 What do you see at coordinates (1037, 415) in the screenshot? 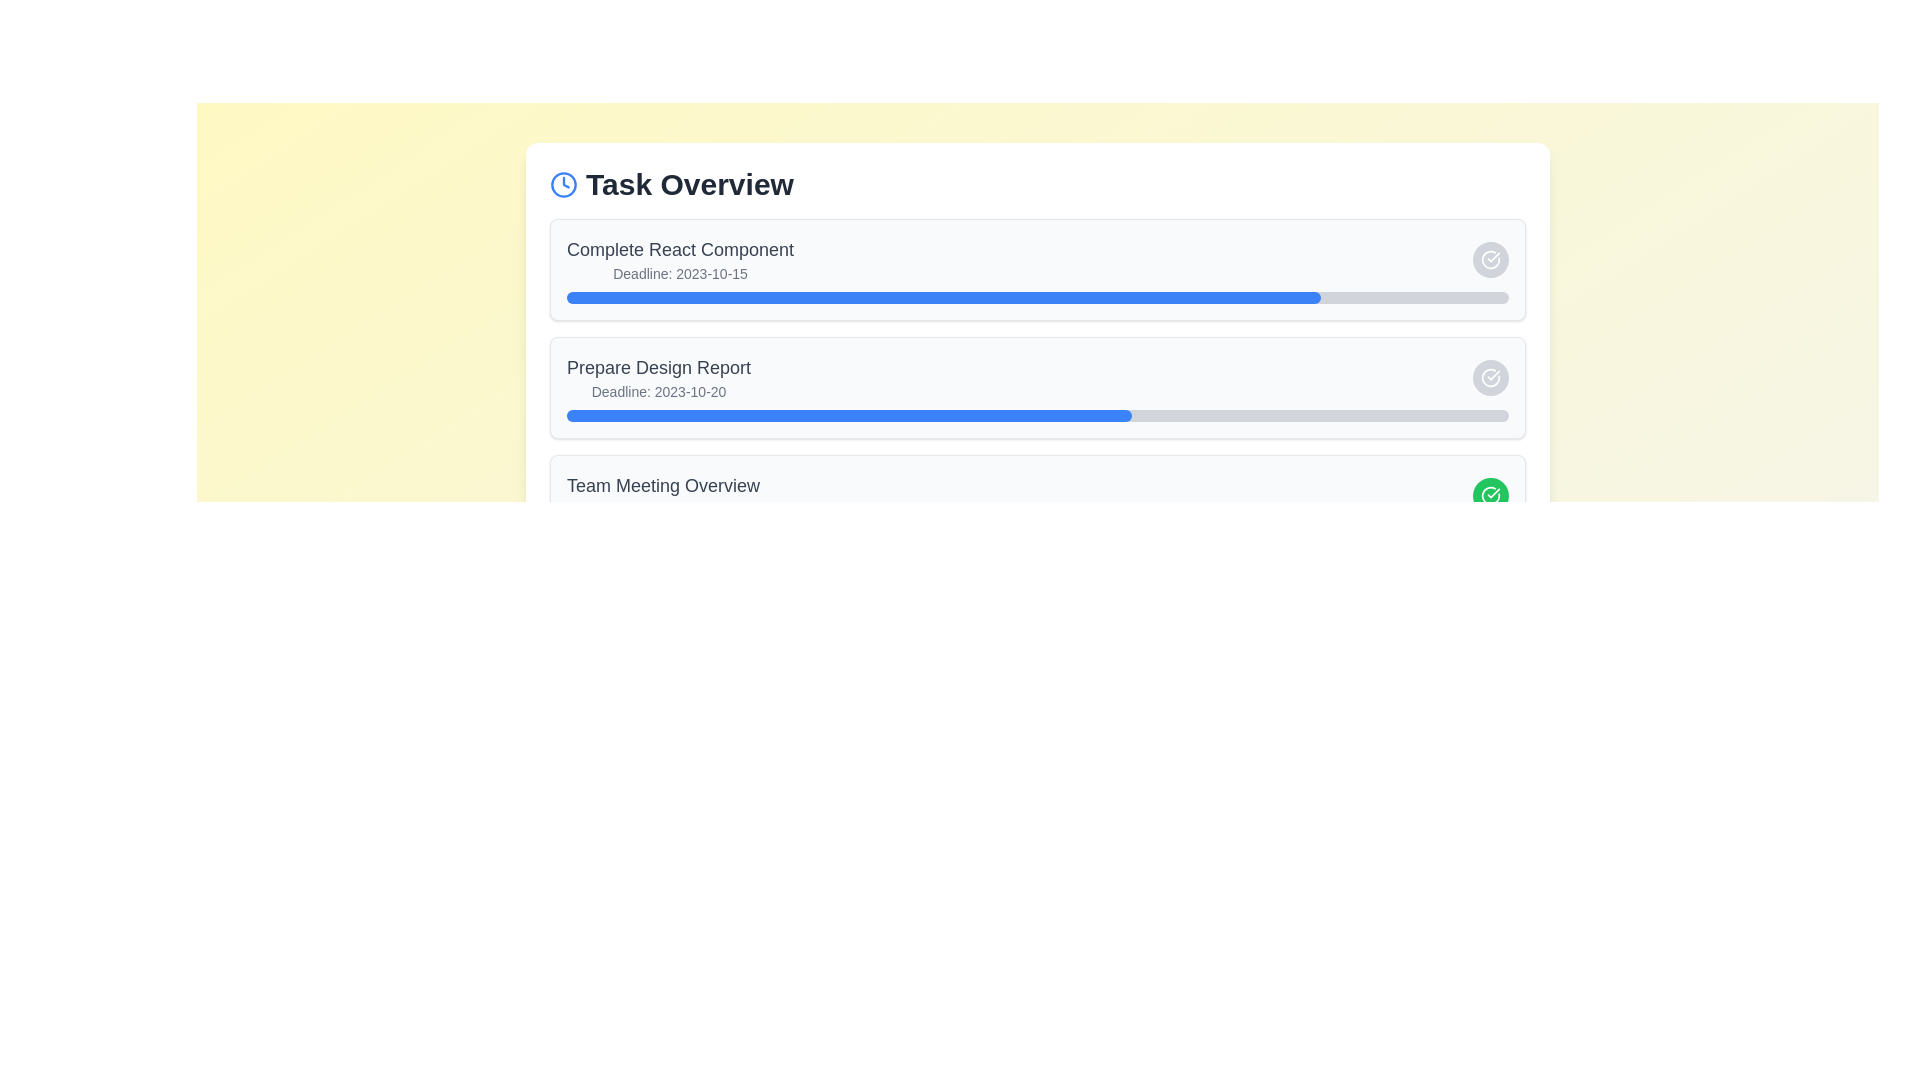
I see `the Progress Bar element located within the 'Prepare Design Report' task card, which has a gray background and a blue section indicating about 60% progress` at bounding box center [1037, 415].